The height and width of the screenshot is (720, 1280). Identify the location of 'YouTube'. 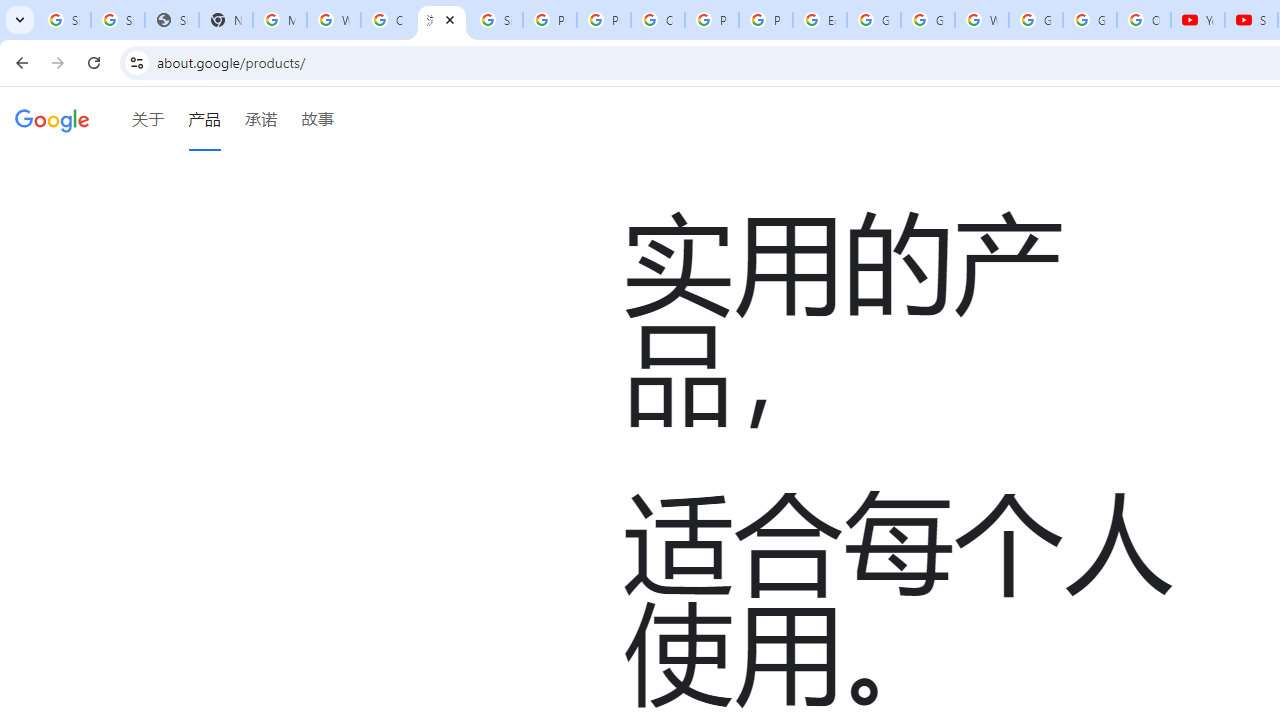
(1198, 20).